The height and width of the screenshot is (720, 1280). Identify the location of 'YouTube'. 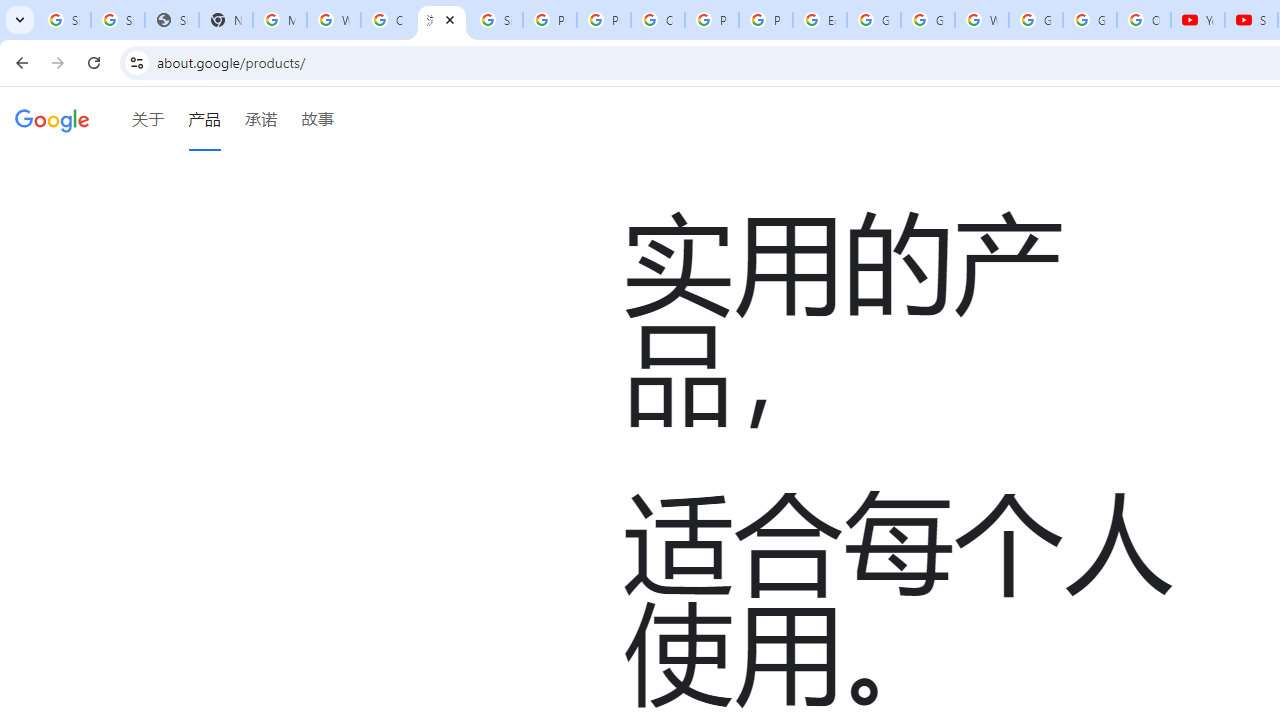
(1198, 20).